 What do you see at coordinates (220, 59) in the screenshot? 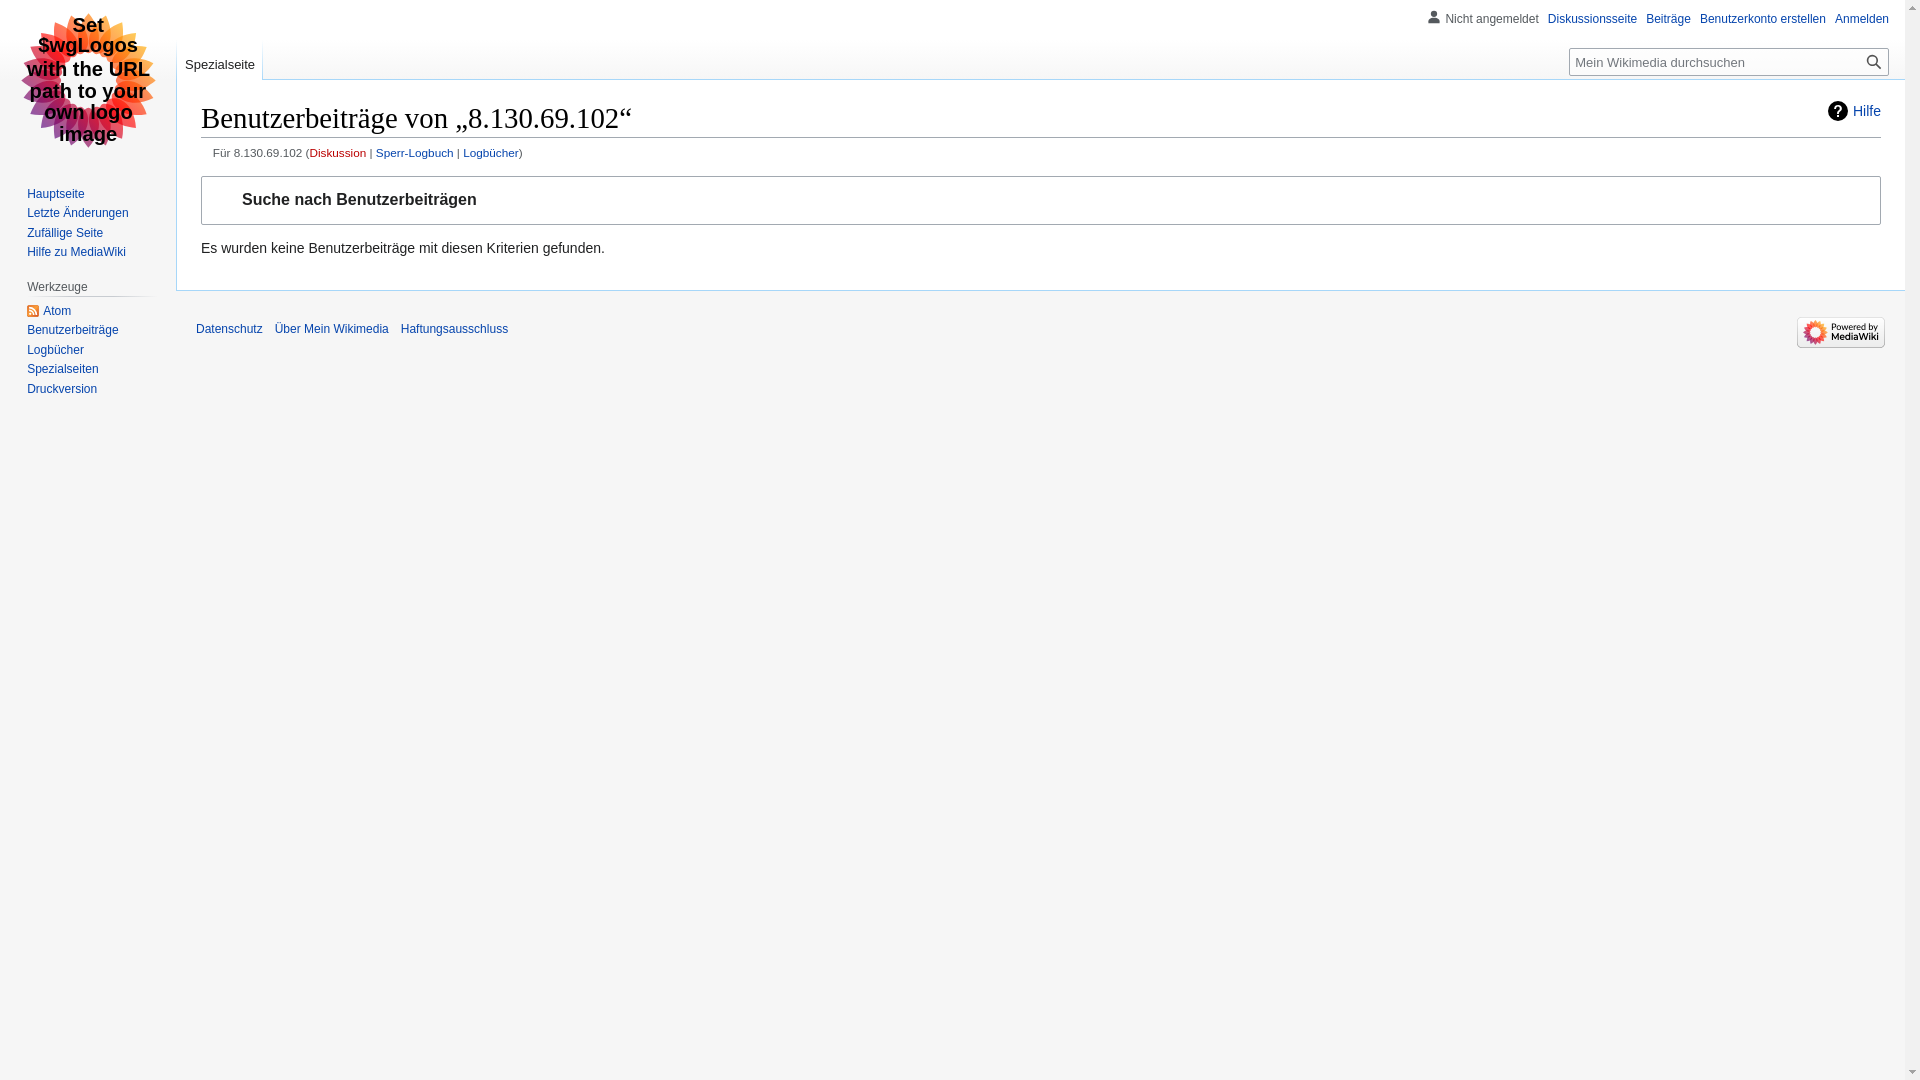
I see `'Spezialseite'` at bounding box center [220, 59].